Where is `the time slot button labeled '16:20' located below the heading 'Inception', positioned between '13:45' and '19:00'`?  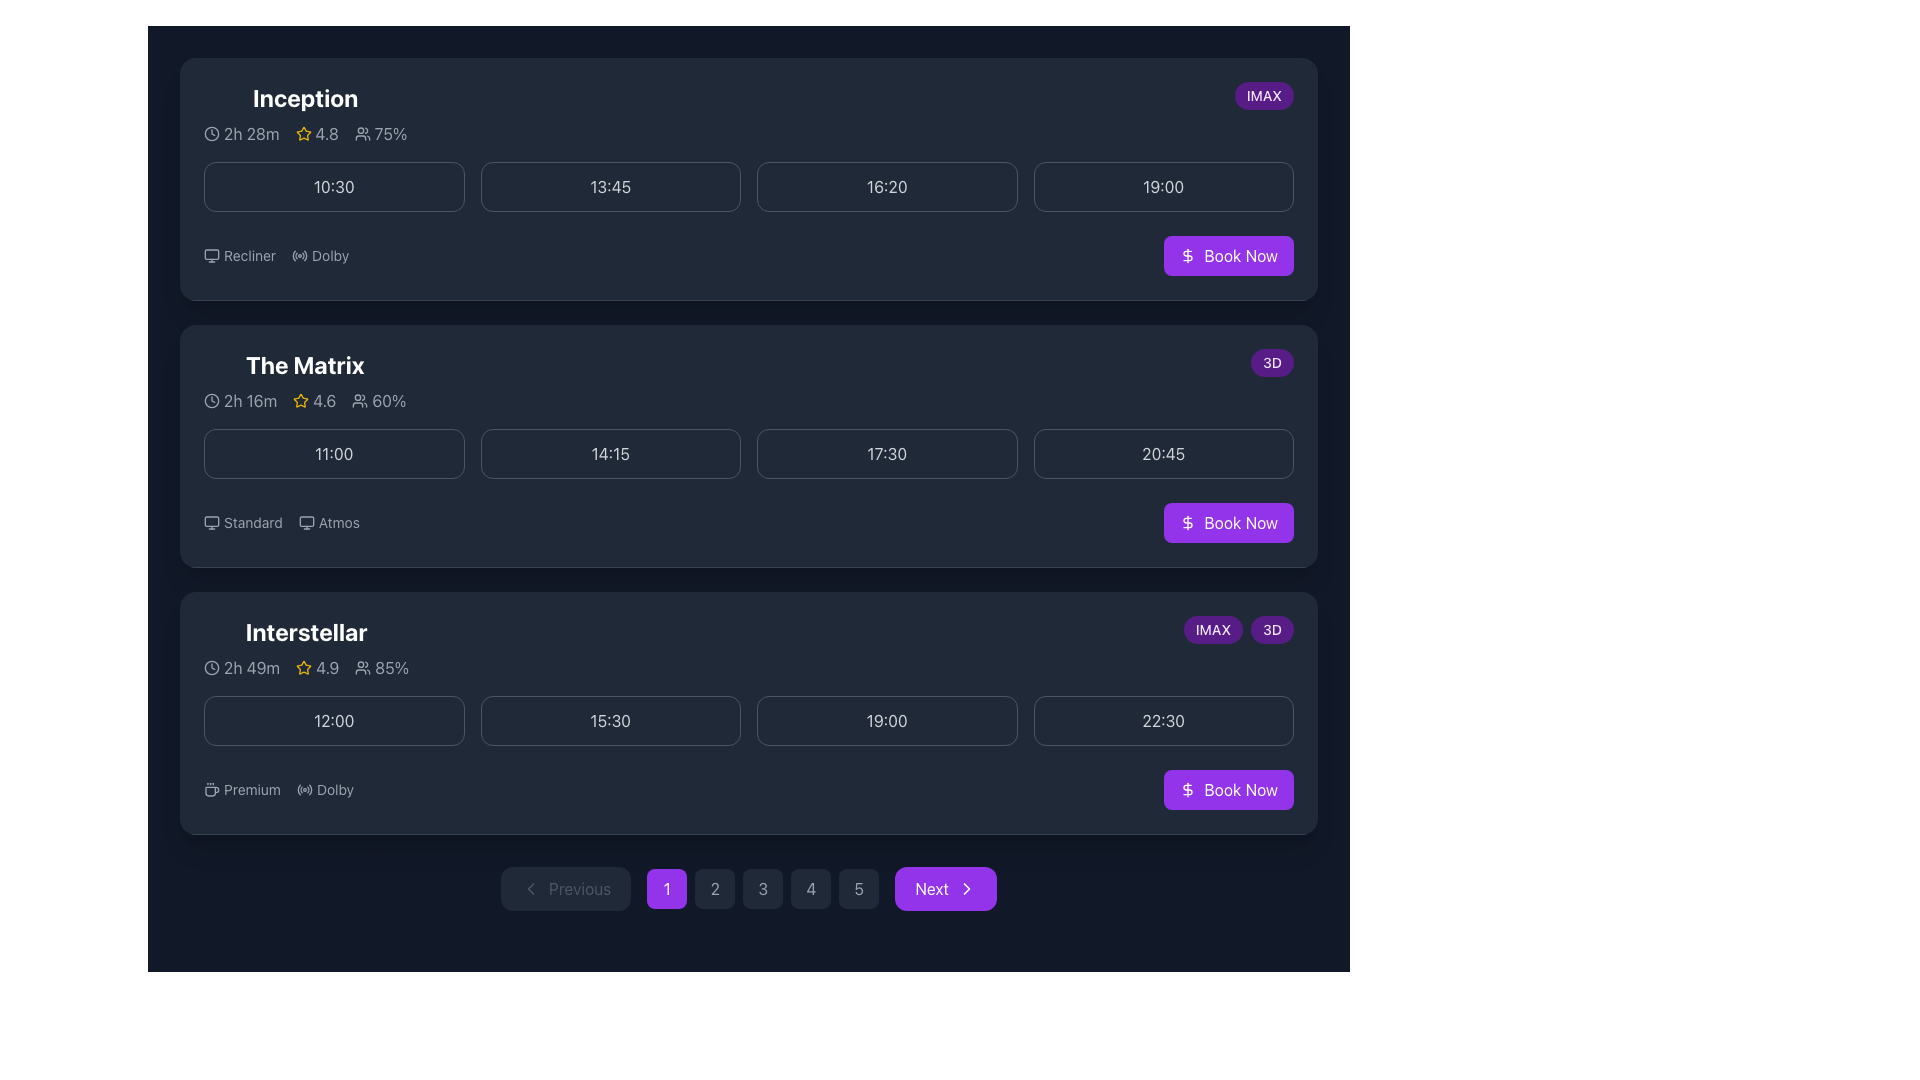
the time slot button labeled '16:20' located below the heading 'Inception', positioned between '13:45' and '19:00' is located at coordinates (886, 186).